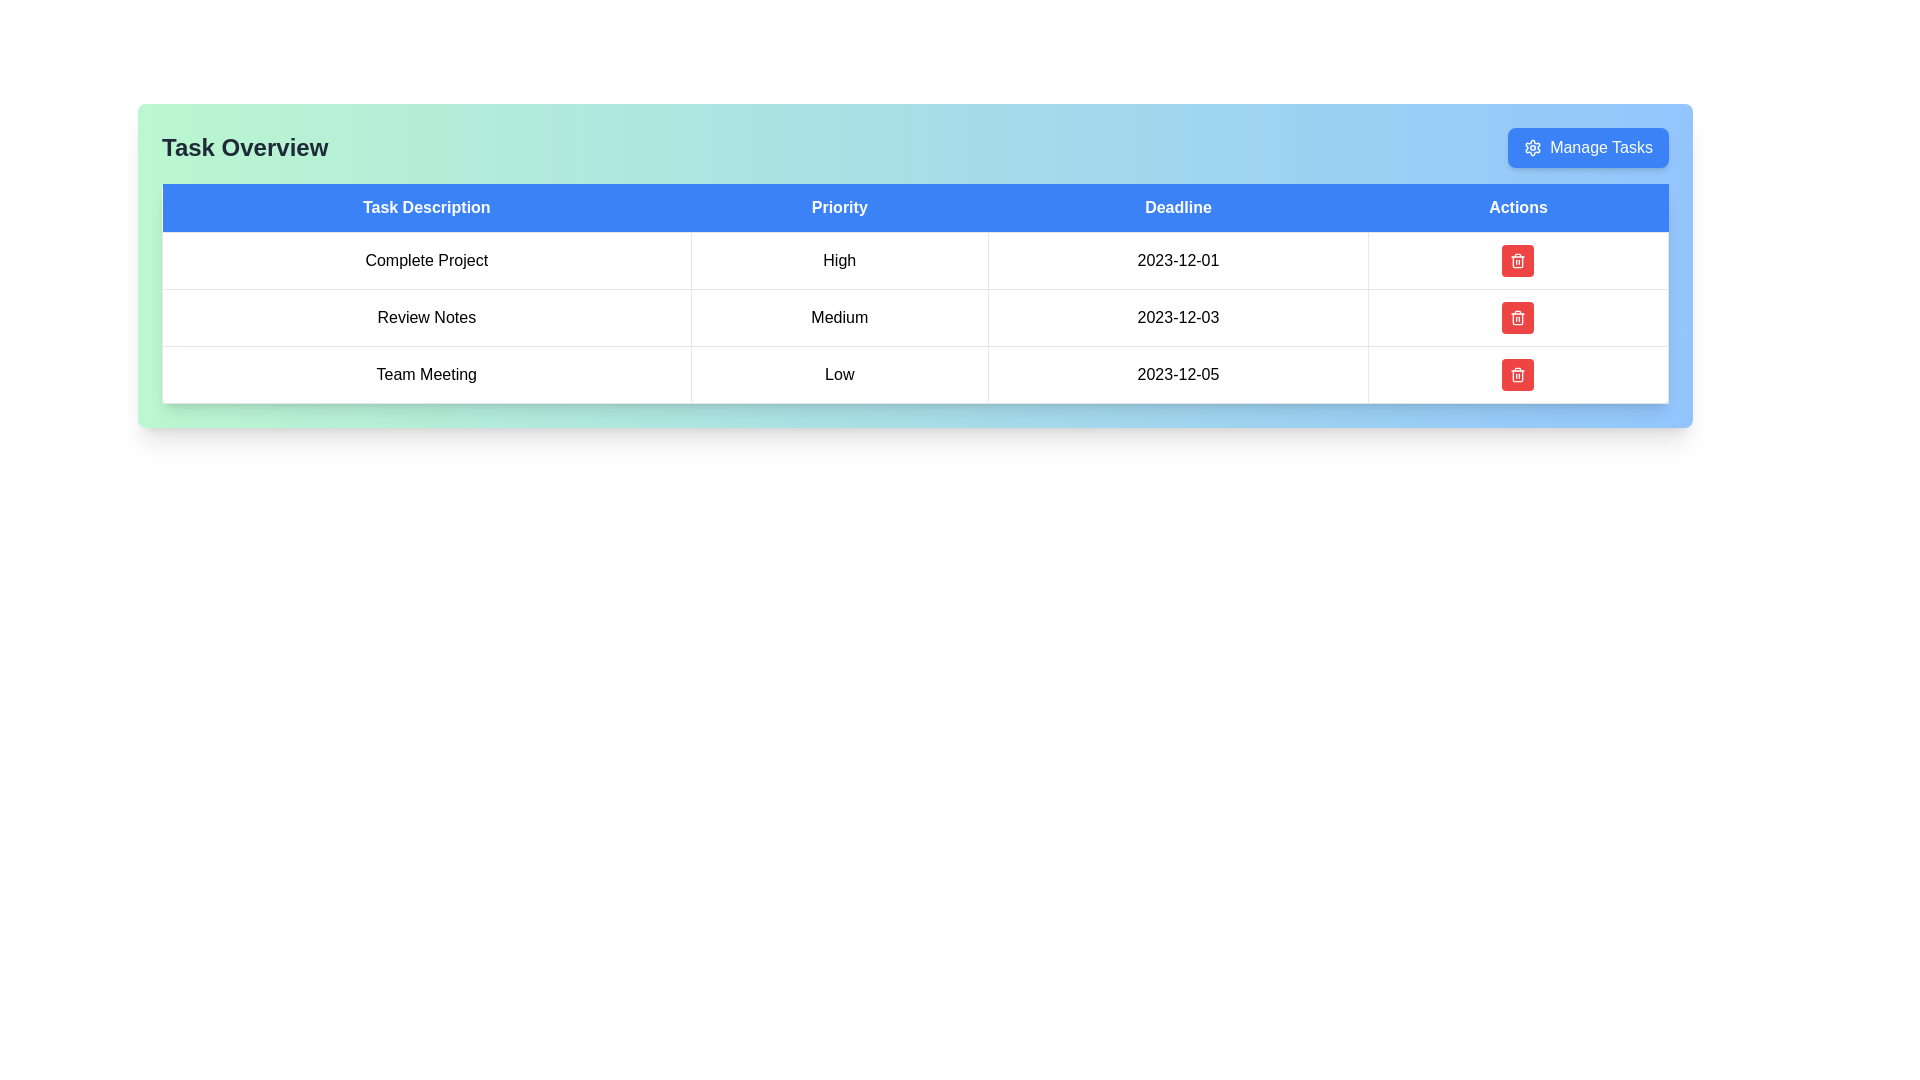  I want to click on the compact trash icon with a red background and white details in the 'Actions' column, so click(1517, 316).